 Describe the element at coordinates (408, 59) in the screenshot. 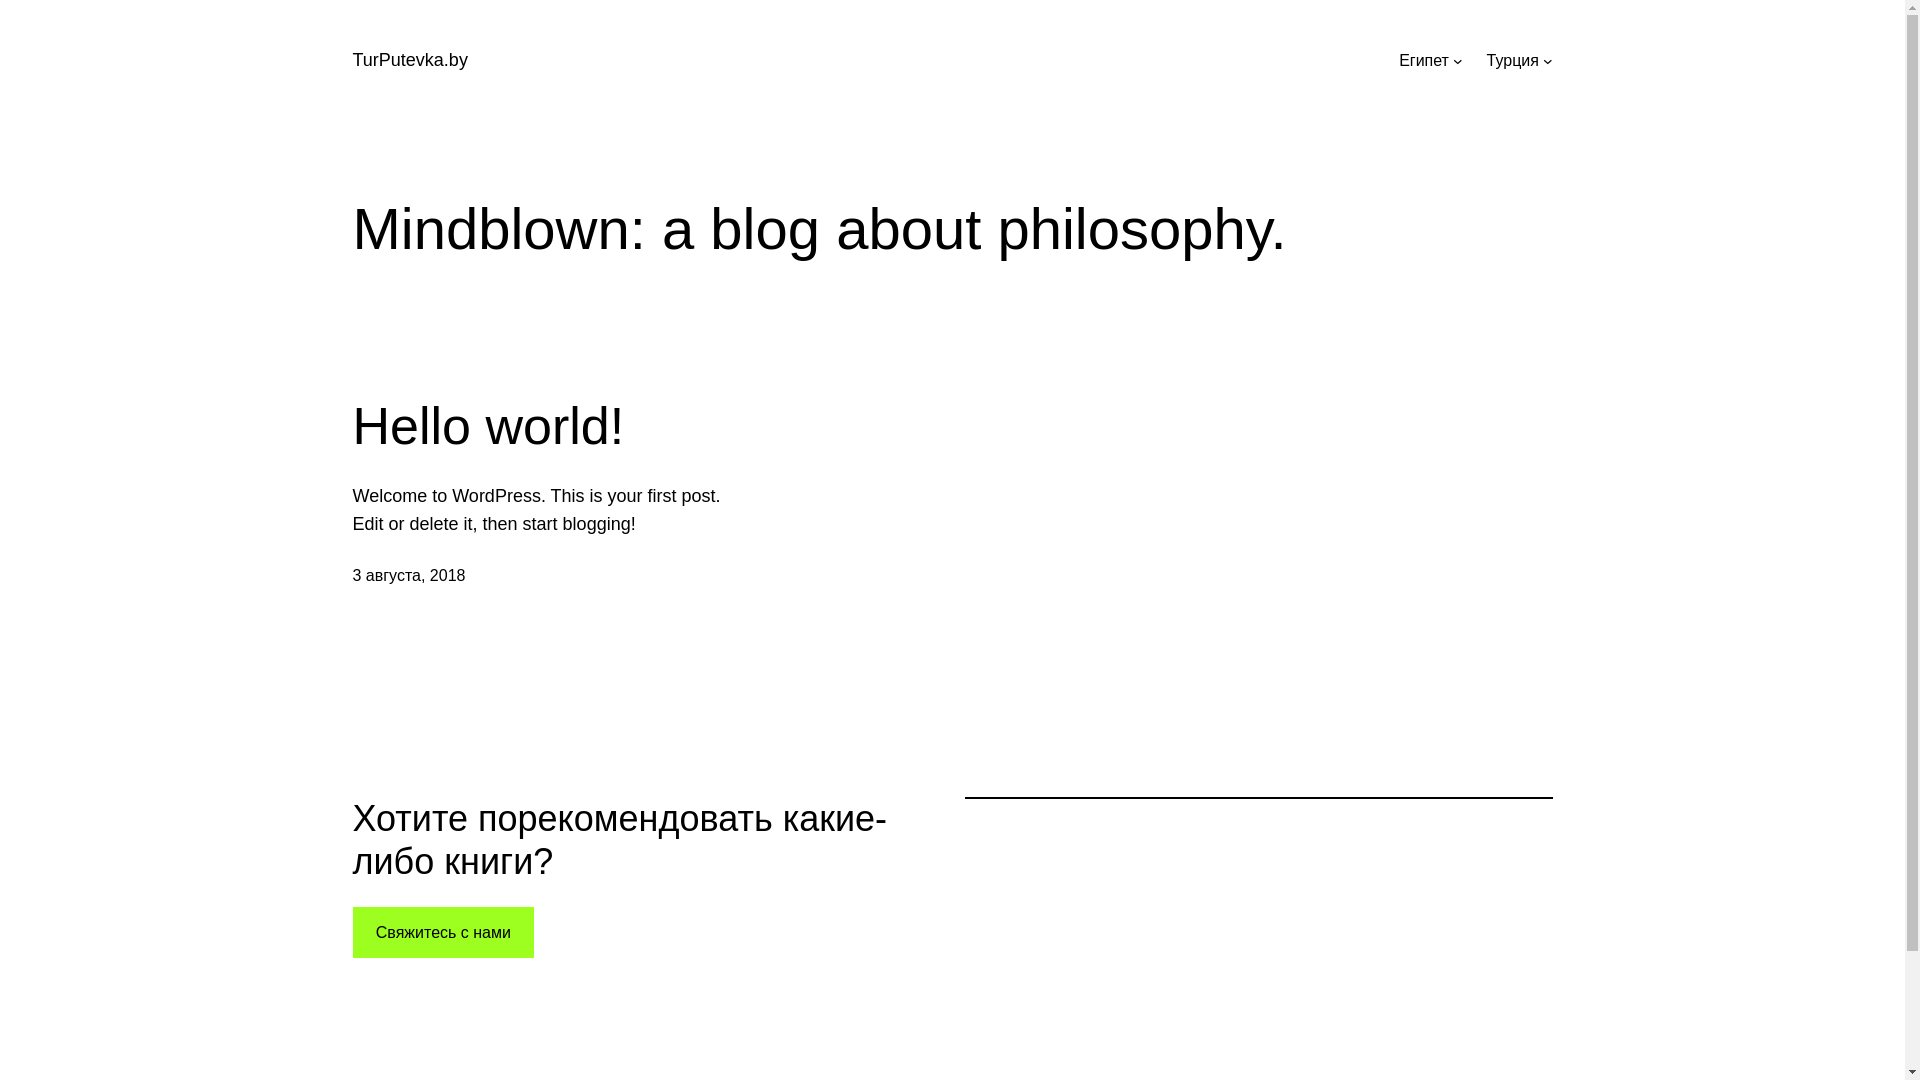

I see `'TurPutevka.by'` at that location.